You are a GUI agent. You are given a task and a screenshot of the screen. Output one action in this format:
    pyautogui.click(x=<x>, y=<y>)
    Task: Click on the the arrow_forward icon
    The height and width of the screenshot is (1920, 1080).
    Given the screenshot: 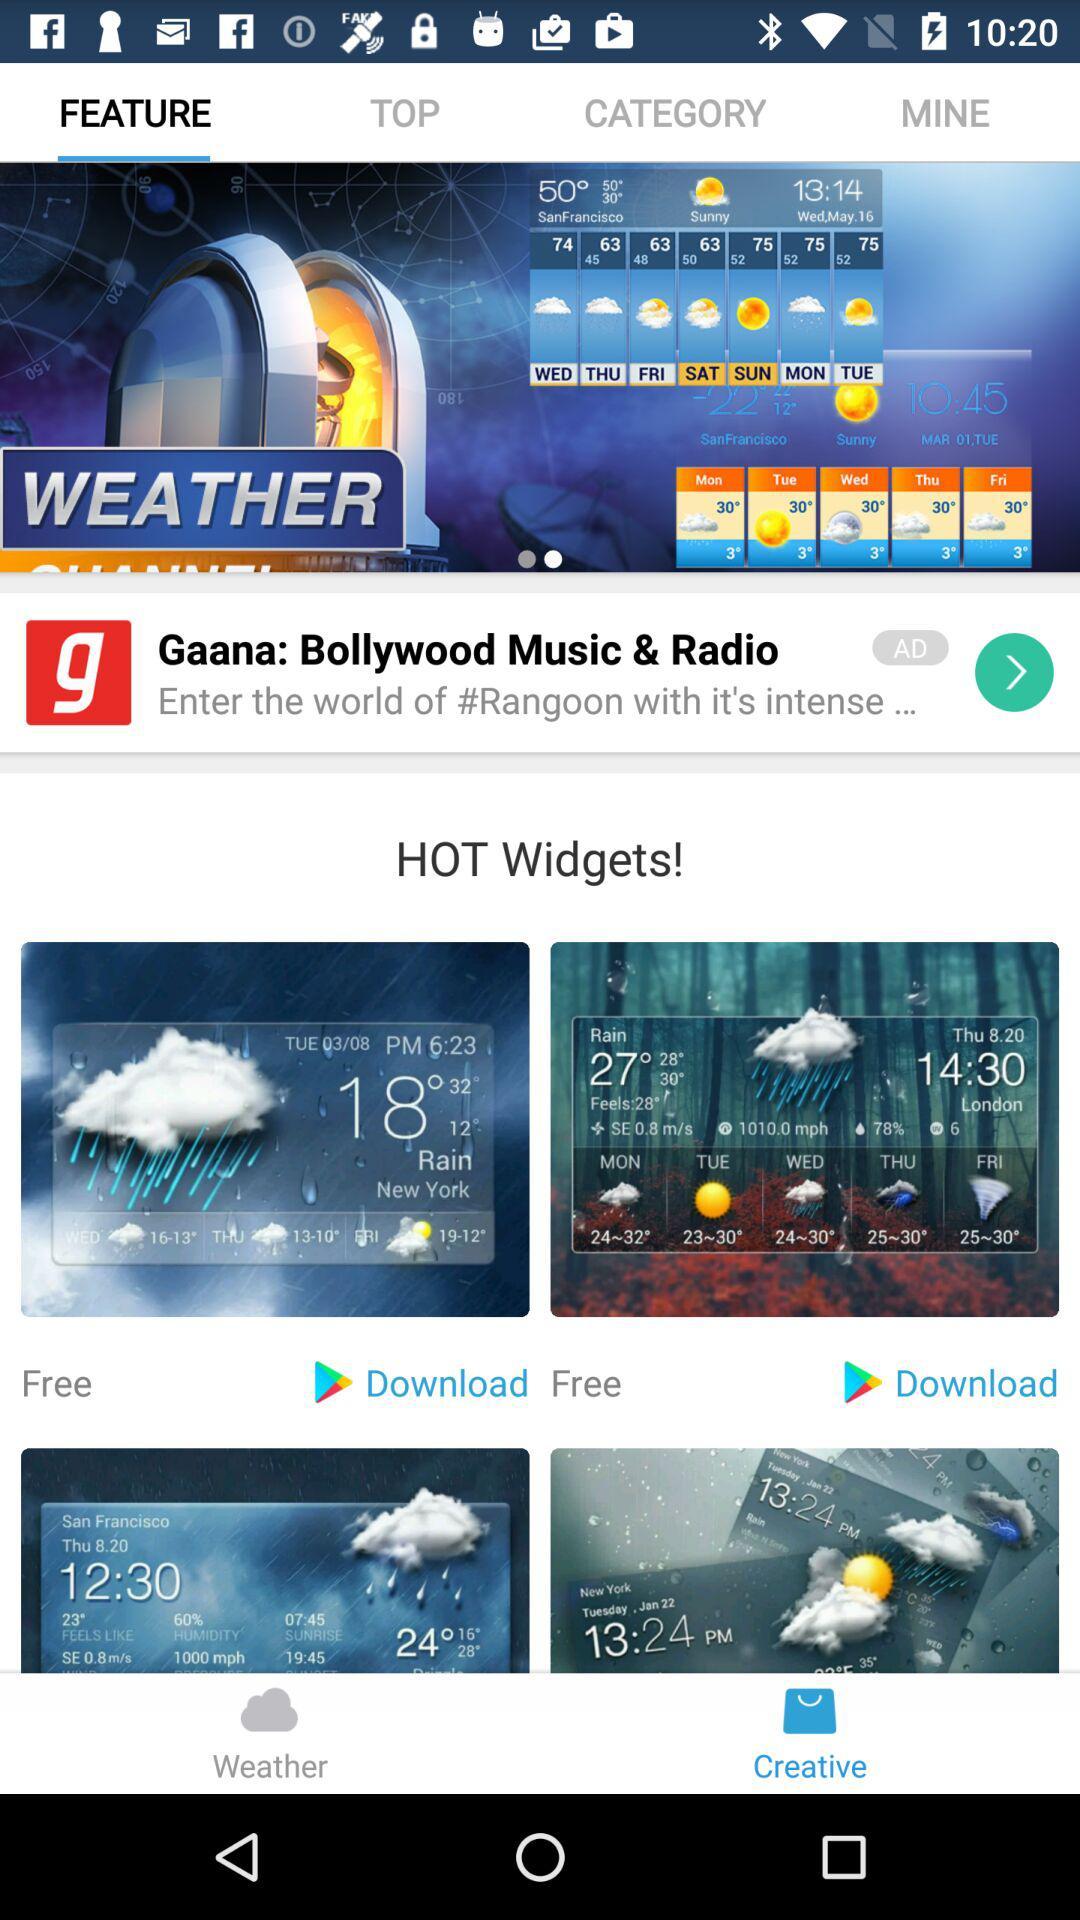 What is the action you would take?
    pyautogui.click(x=1014, y=719)
    